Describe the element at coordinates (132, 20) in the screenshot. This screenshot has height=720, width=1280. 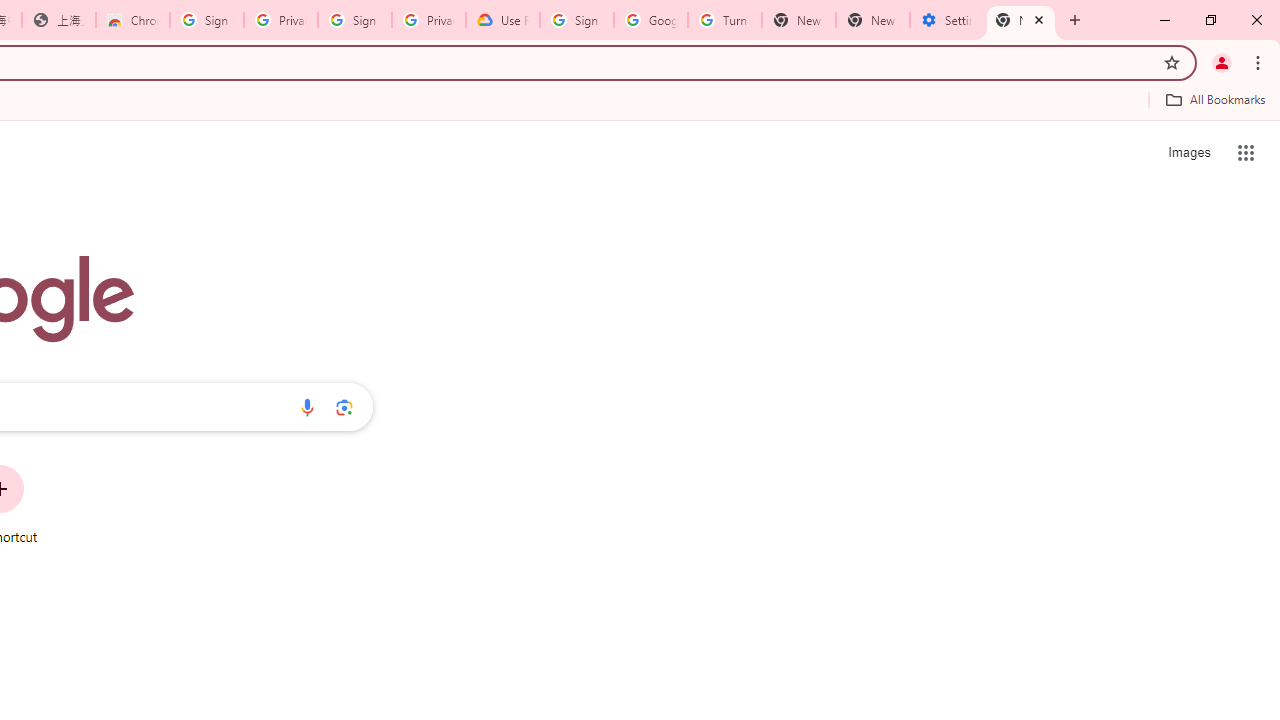
I see `'Chrome Web Store - Color themes by Chrome'` at that location.